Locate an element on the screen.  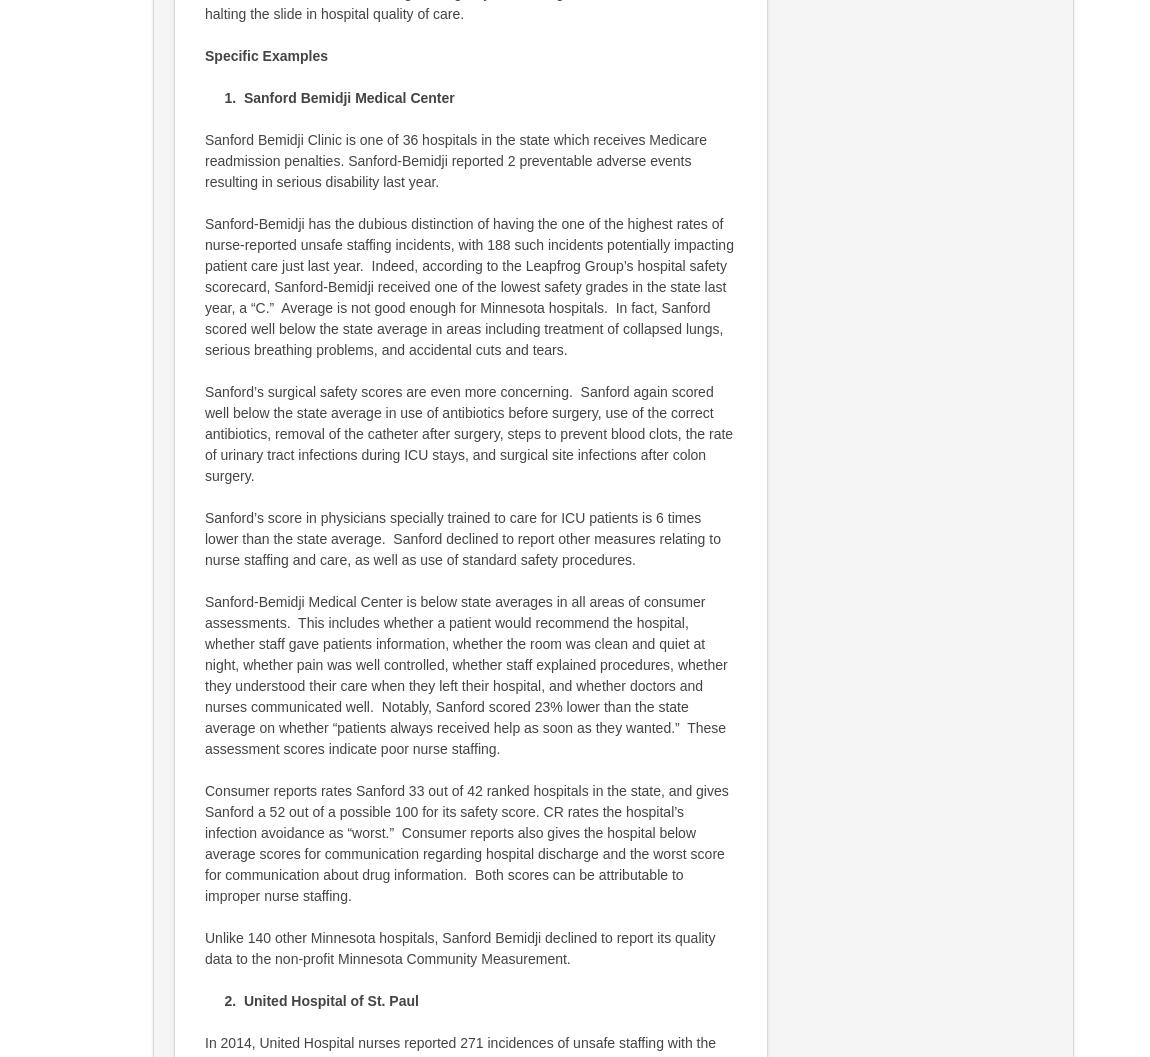
'Unlike 140 other Minnesota hospitals, Sanford Bemidji declined to report its quality data to the non-profit Minnesota Community Measurement.' is located at coordinates (460, 947).